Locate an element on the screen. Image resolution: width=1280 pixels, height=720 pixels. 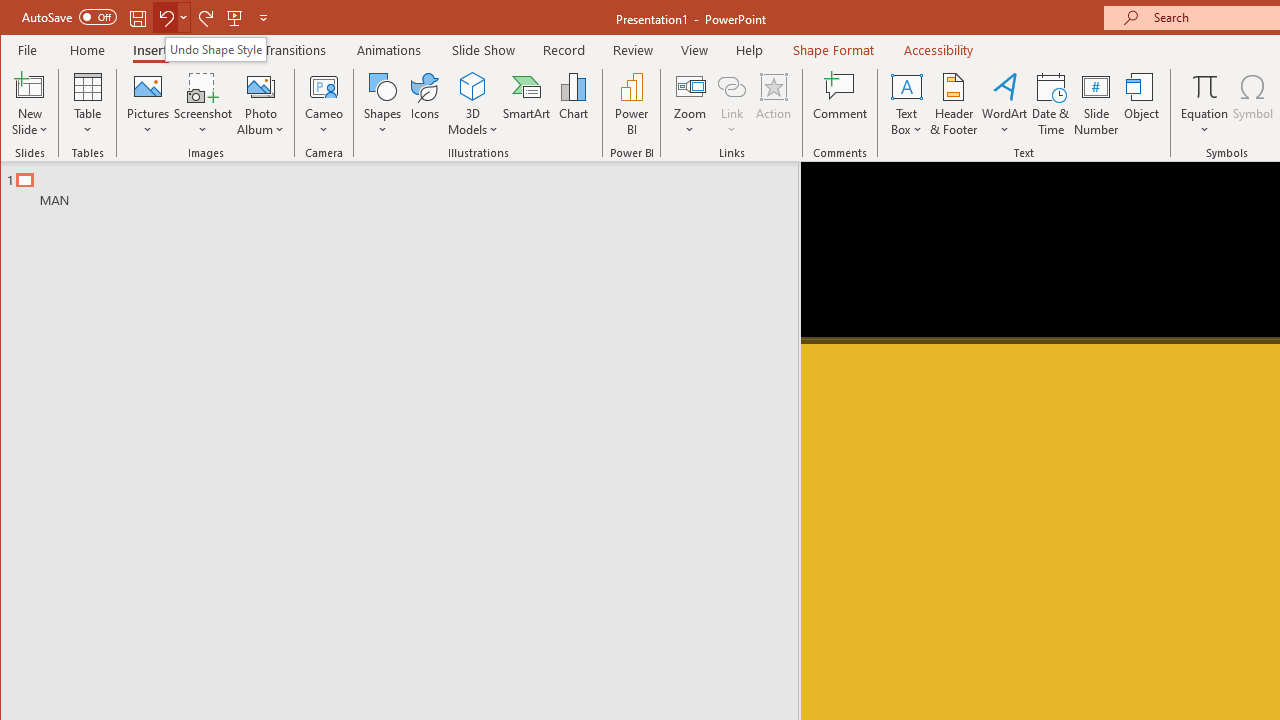
'Undo Shape Style' is located at coordinates (216, 48).